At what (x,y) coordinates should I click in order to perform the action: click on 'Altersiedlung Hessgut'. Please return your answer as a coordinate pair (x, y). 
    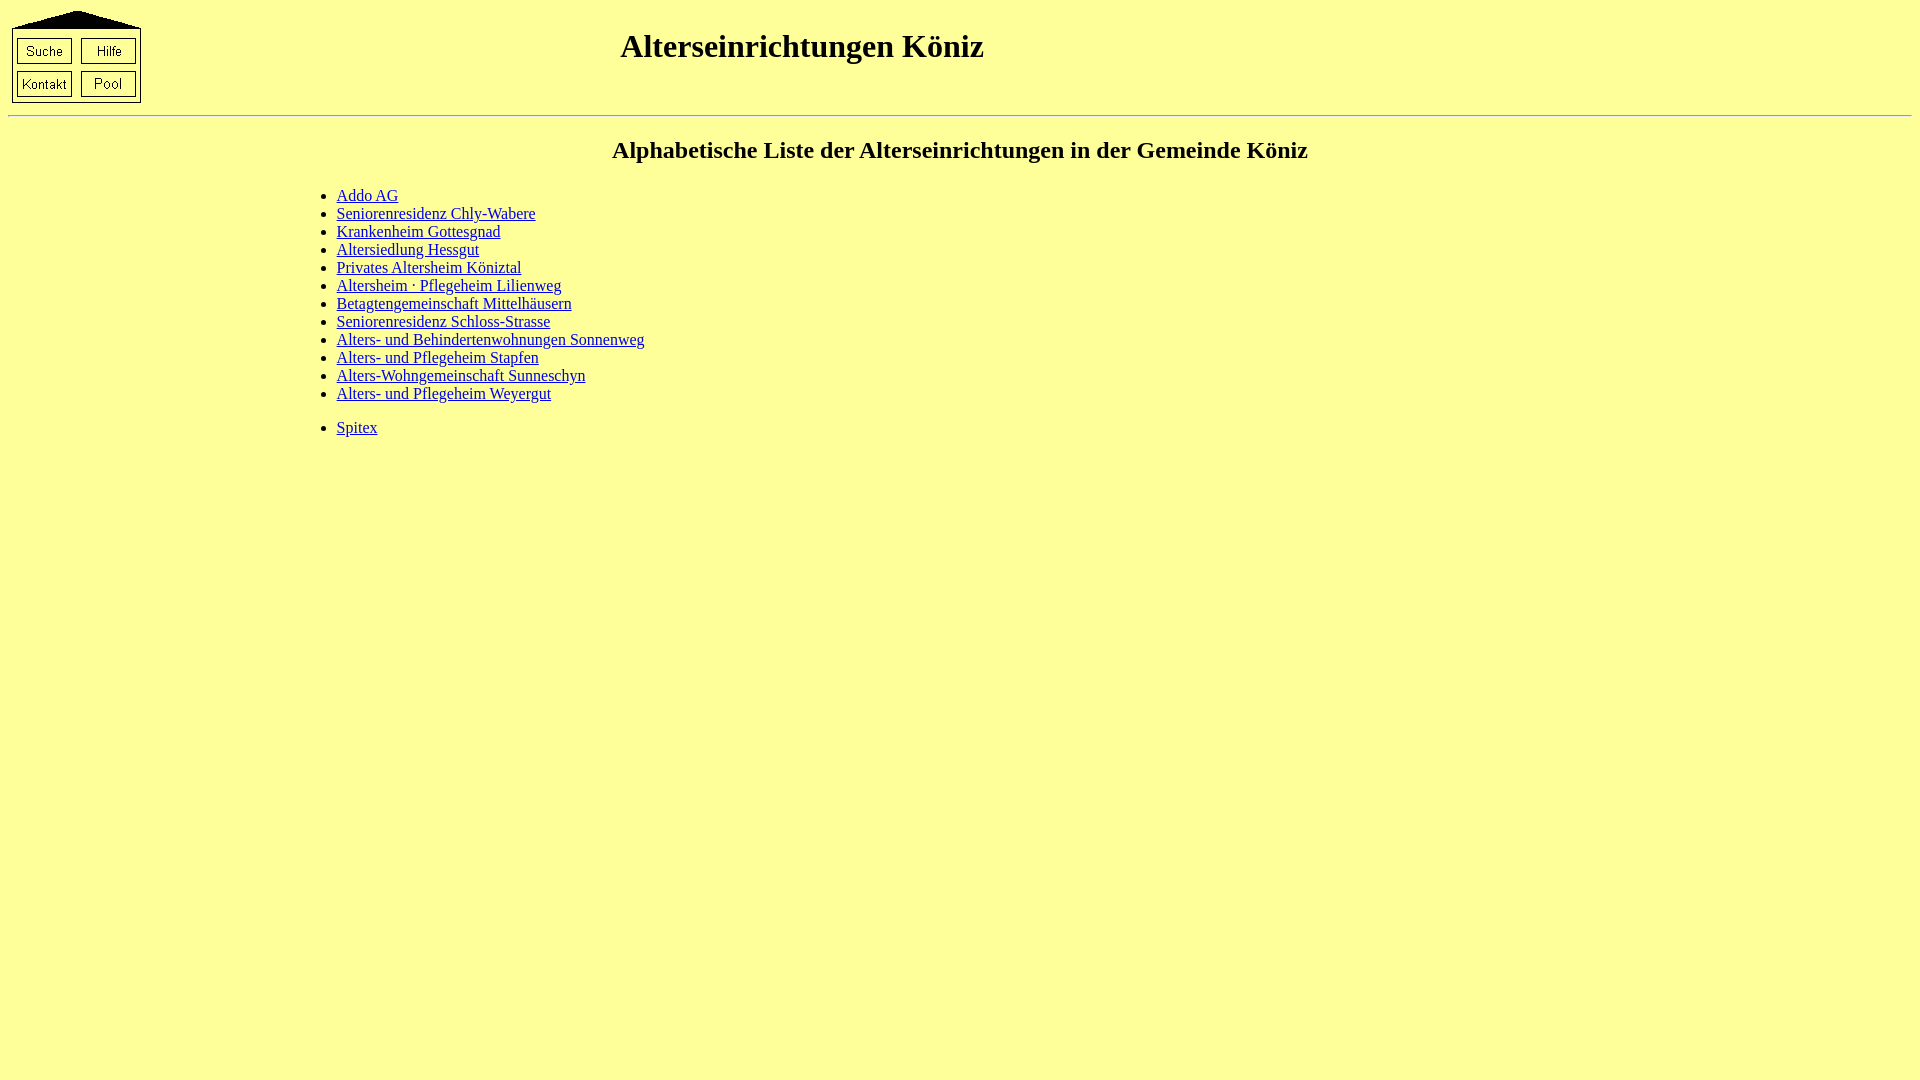
    Looking at the image, I should click on (407, 248).